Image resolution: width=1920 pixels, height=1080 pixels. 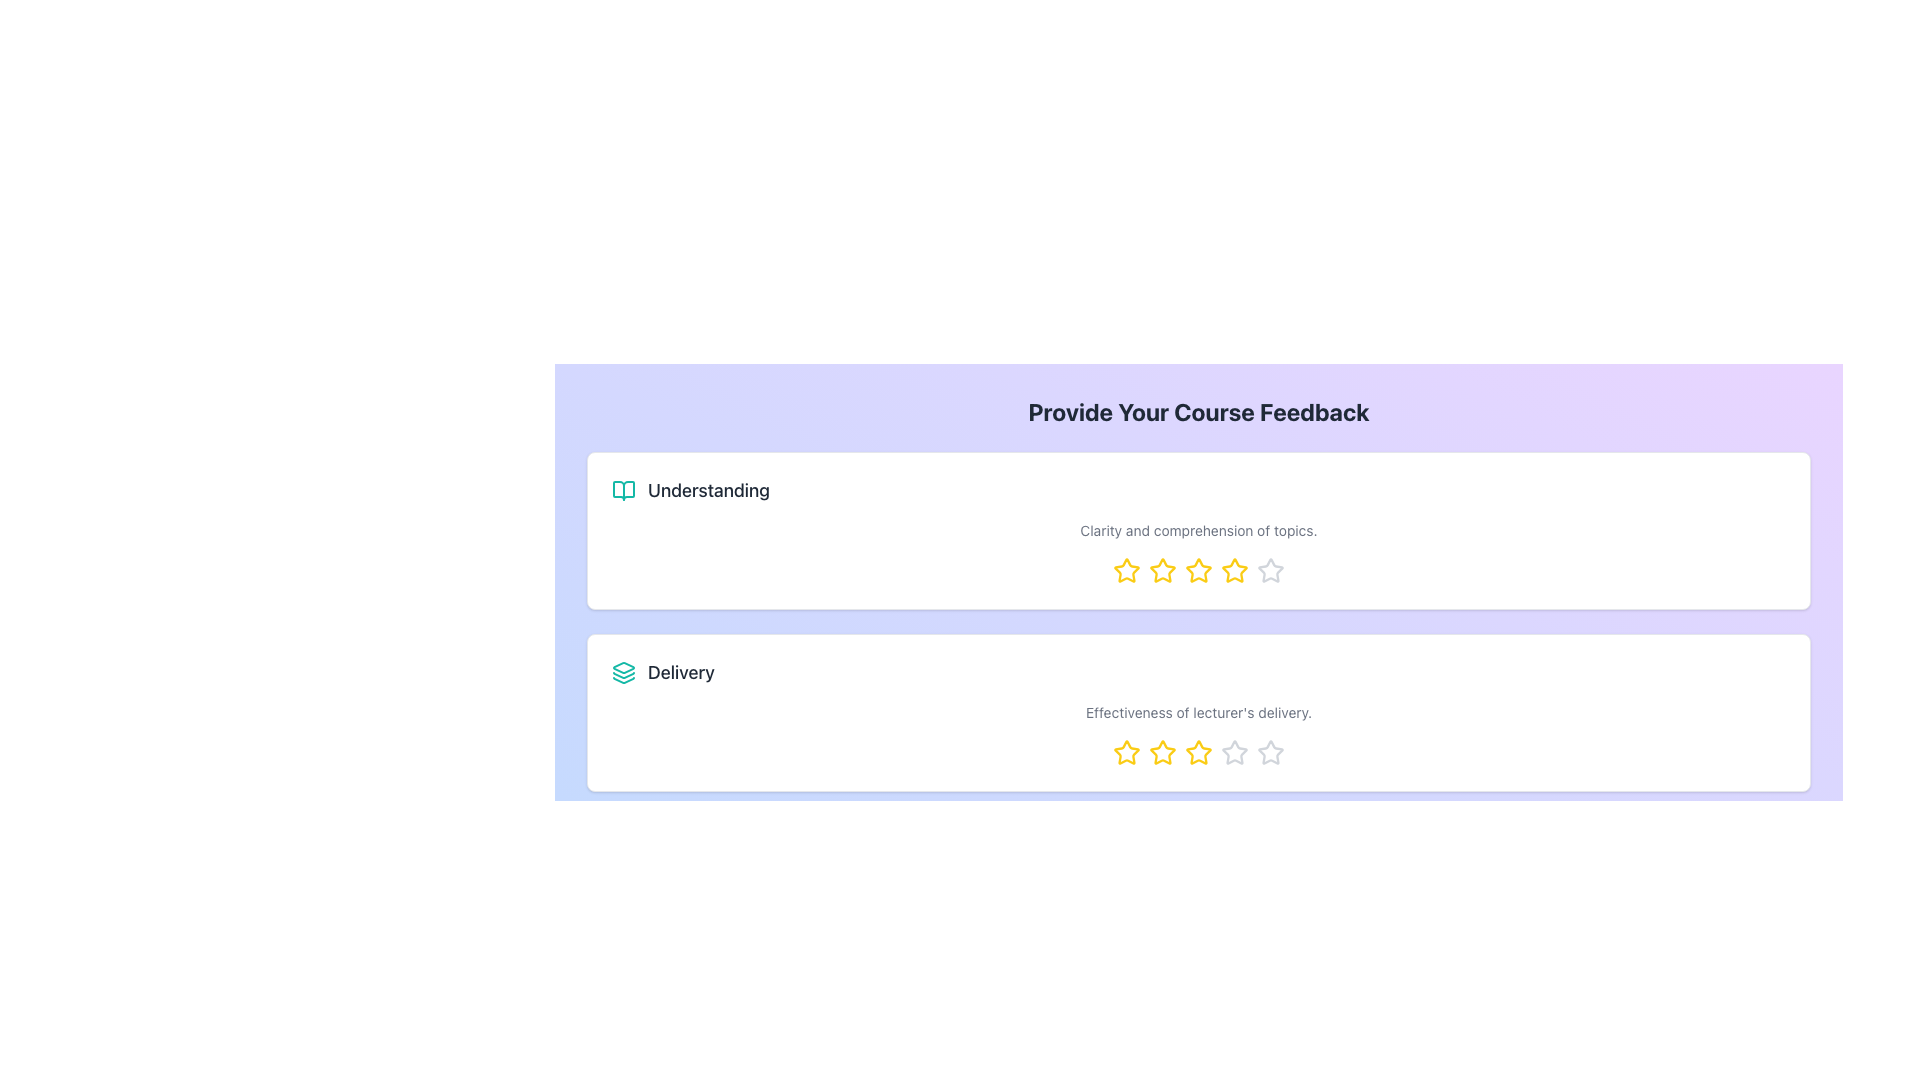 What do you see at coordinates (1232, 570) in the screenshot?
I see `the fourth star icon in the rating component under the 'Clarity and comprehension of topics' section to give a four-star rating` at bounding box center [1232, 570].